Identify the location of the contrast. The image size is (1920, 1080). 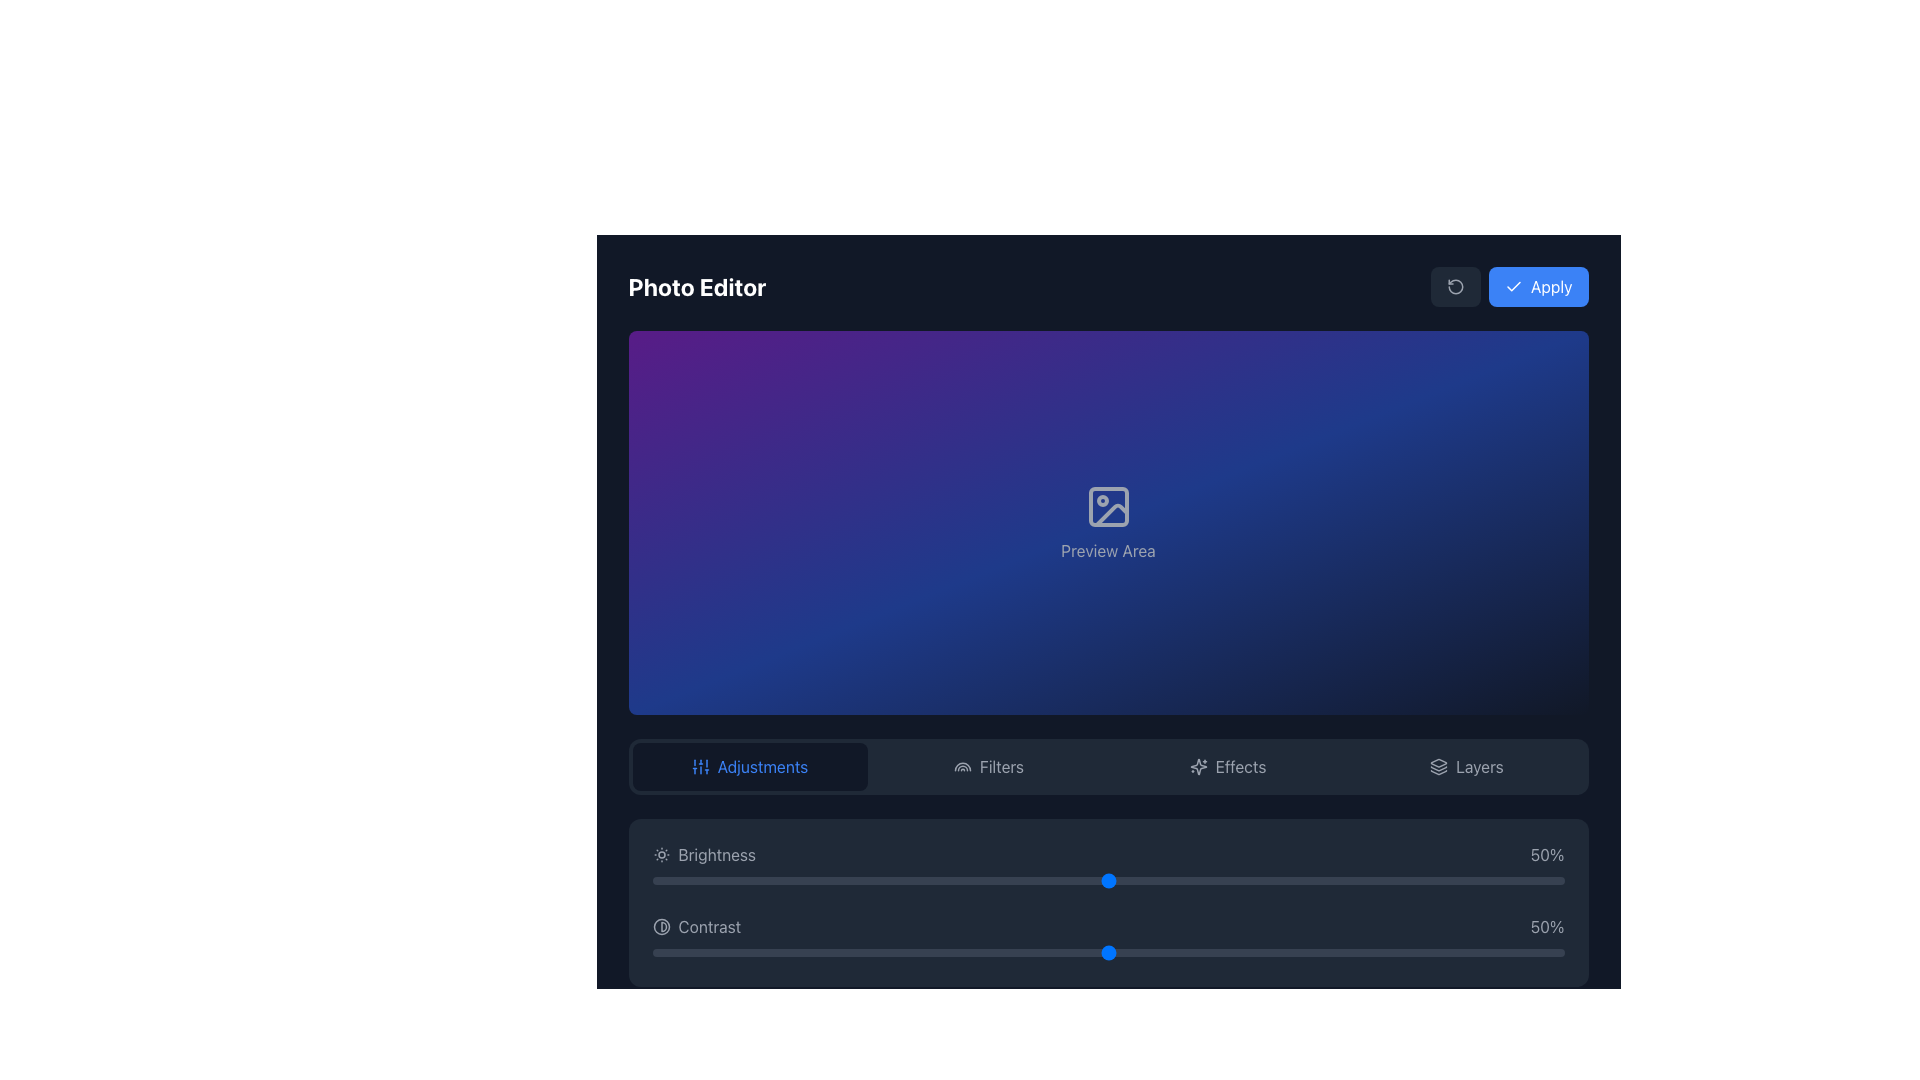
(1244, 951).